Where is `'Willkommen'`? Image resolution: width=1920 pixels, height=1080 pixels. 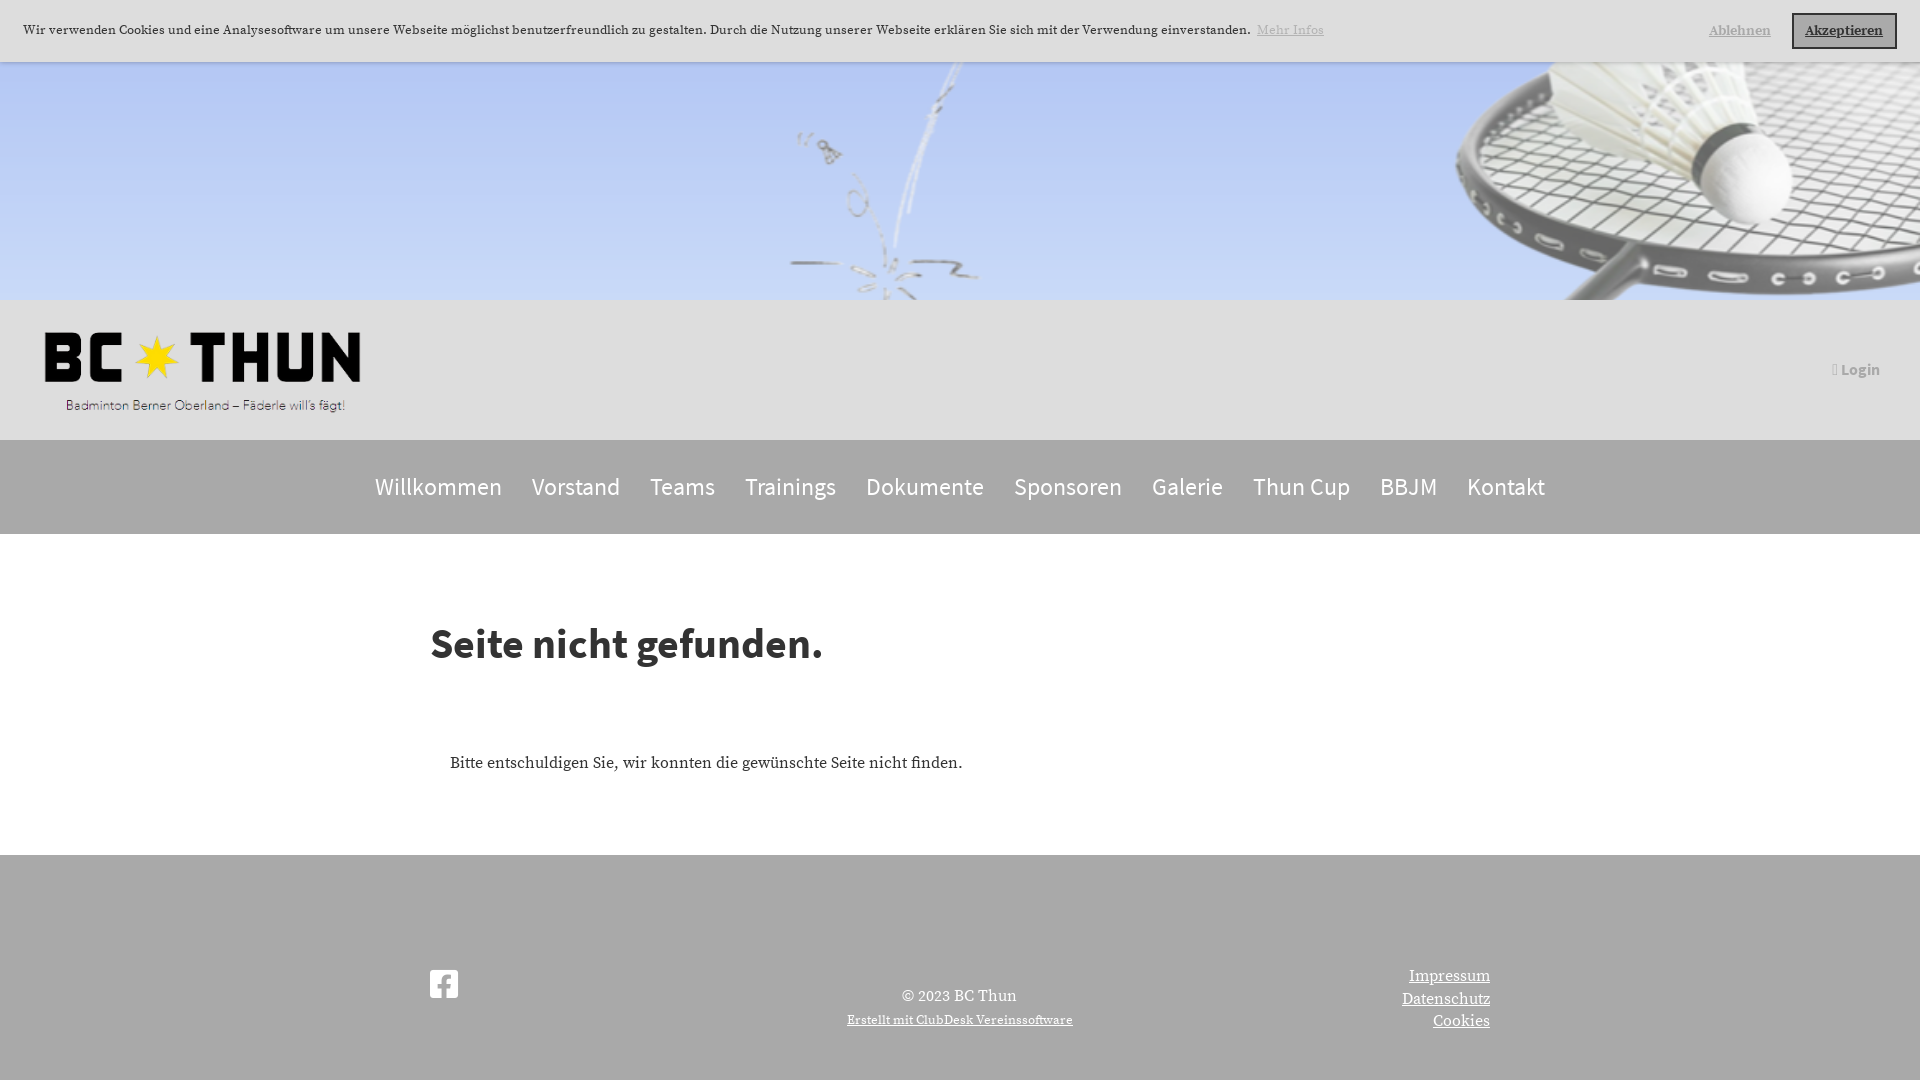
'Willkommen' is located at coordinates (437, 486).